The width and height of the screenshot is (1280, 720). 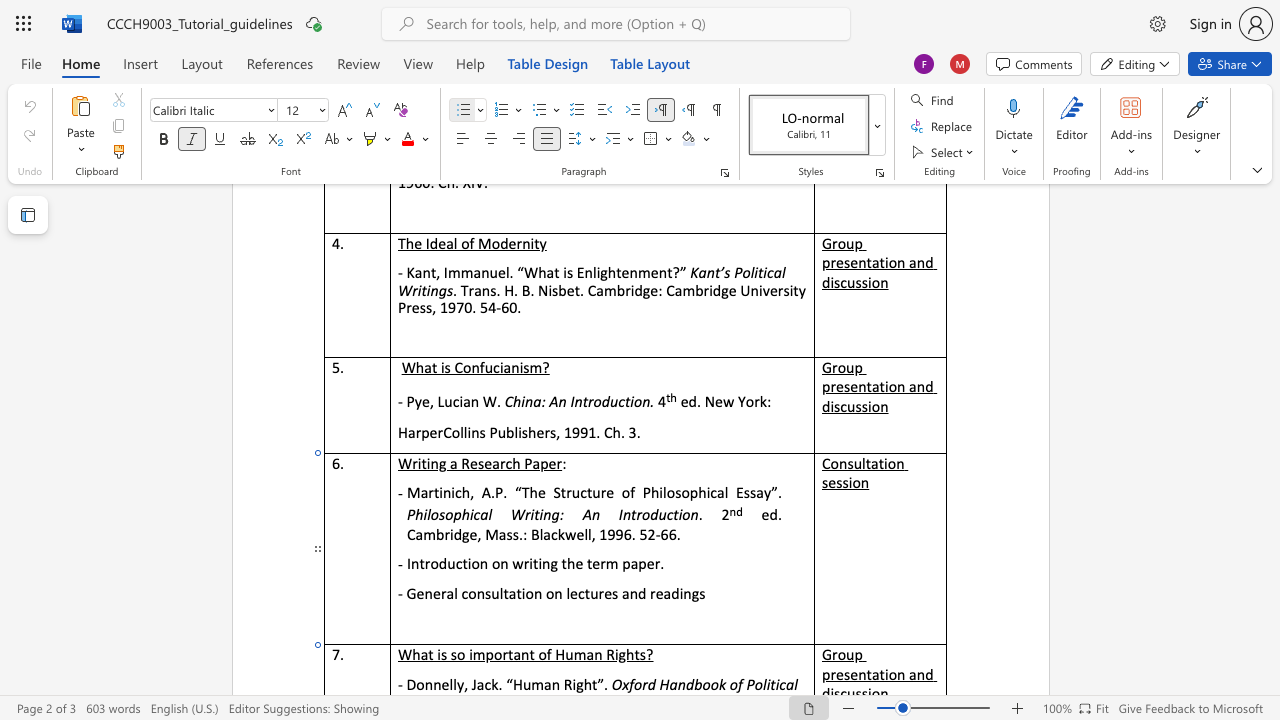 I want to click on the 2th character "n" in the text, so click(x=484, y=563).